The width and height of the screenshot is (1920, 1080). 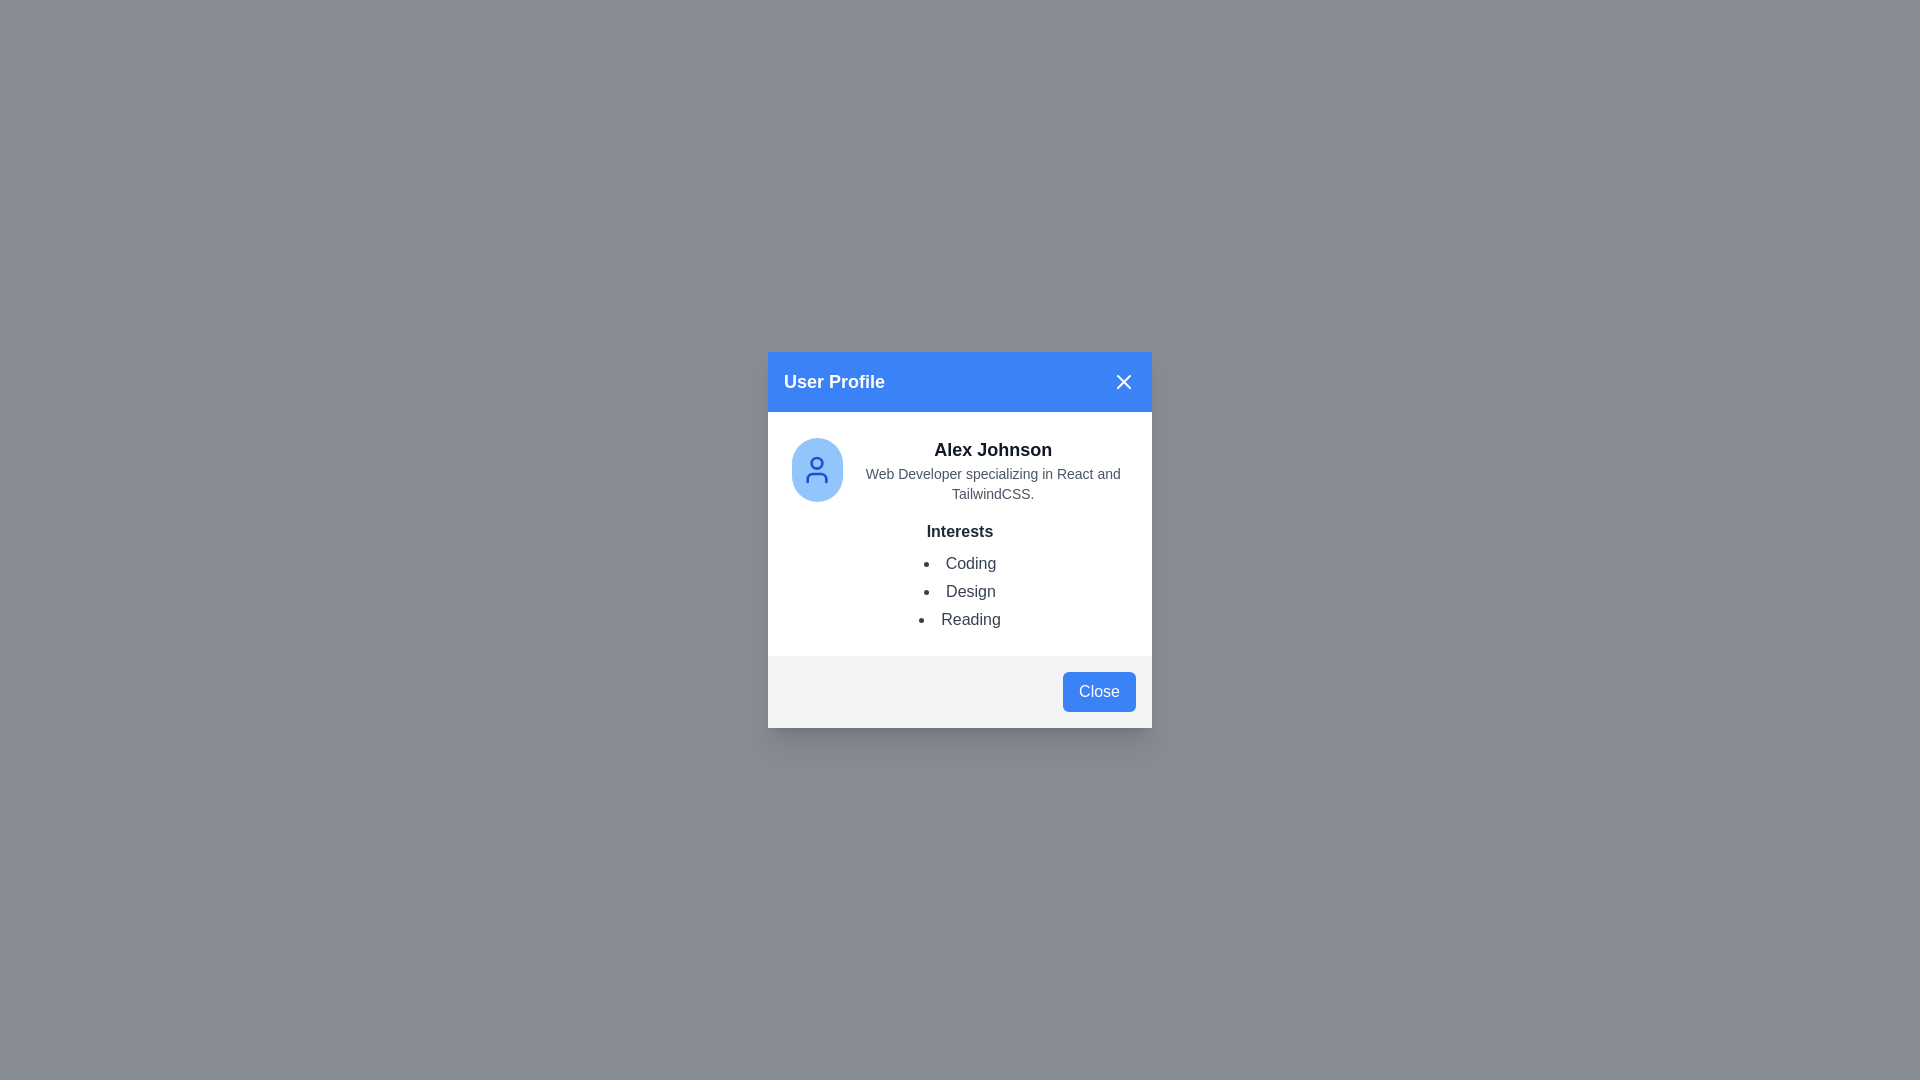 I want to click on the text block displaying 'Alex Johnson' and 'Web Developer specializing in React and TailwindCSS' located centrally beneath the avatar icon on the user profile card, so click(x=993, y=470).